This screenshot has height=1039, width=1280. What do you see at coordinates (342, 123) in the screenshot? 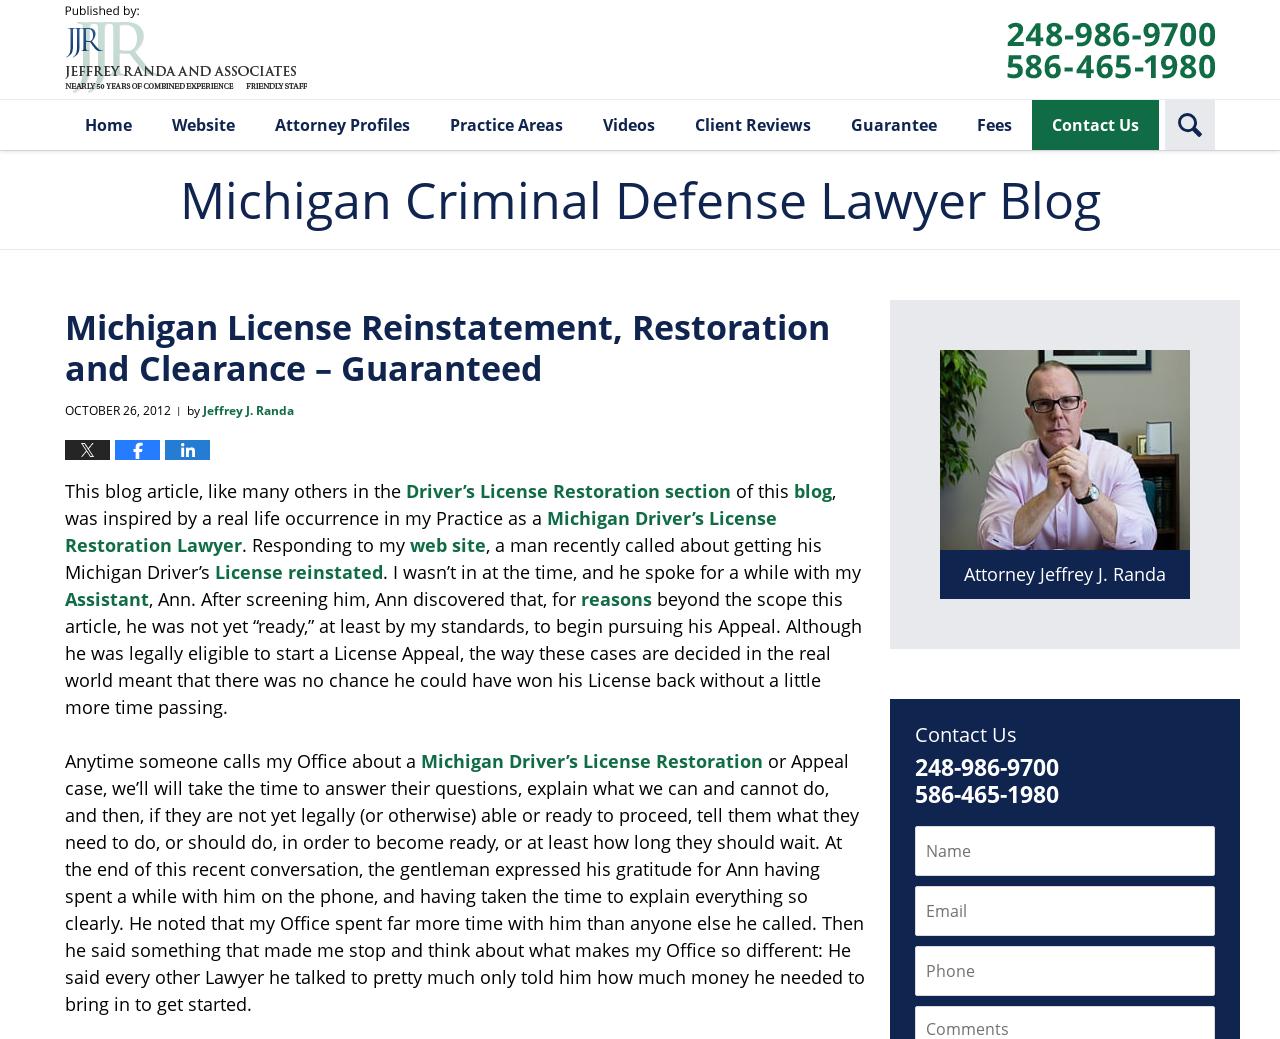
I see `'Attorney Profiles'` at bounding box center [342, 123].